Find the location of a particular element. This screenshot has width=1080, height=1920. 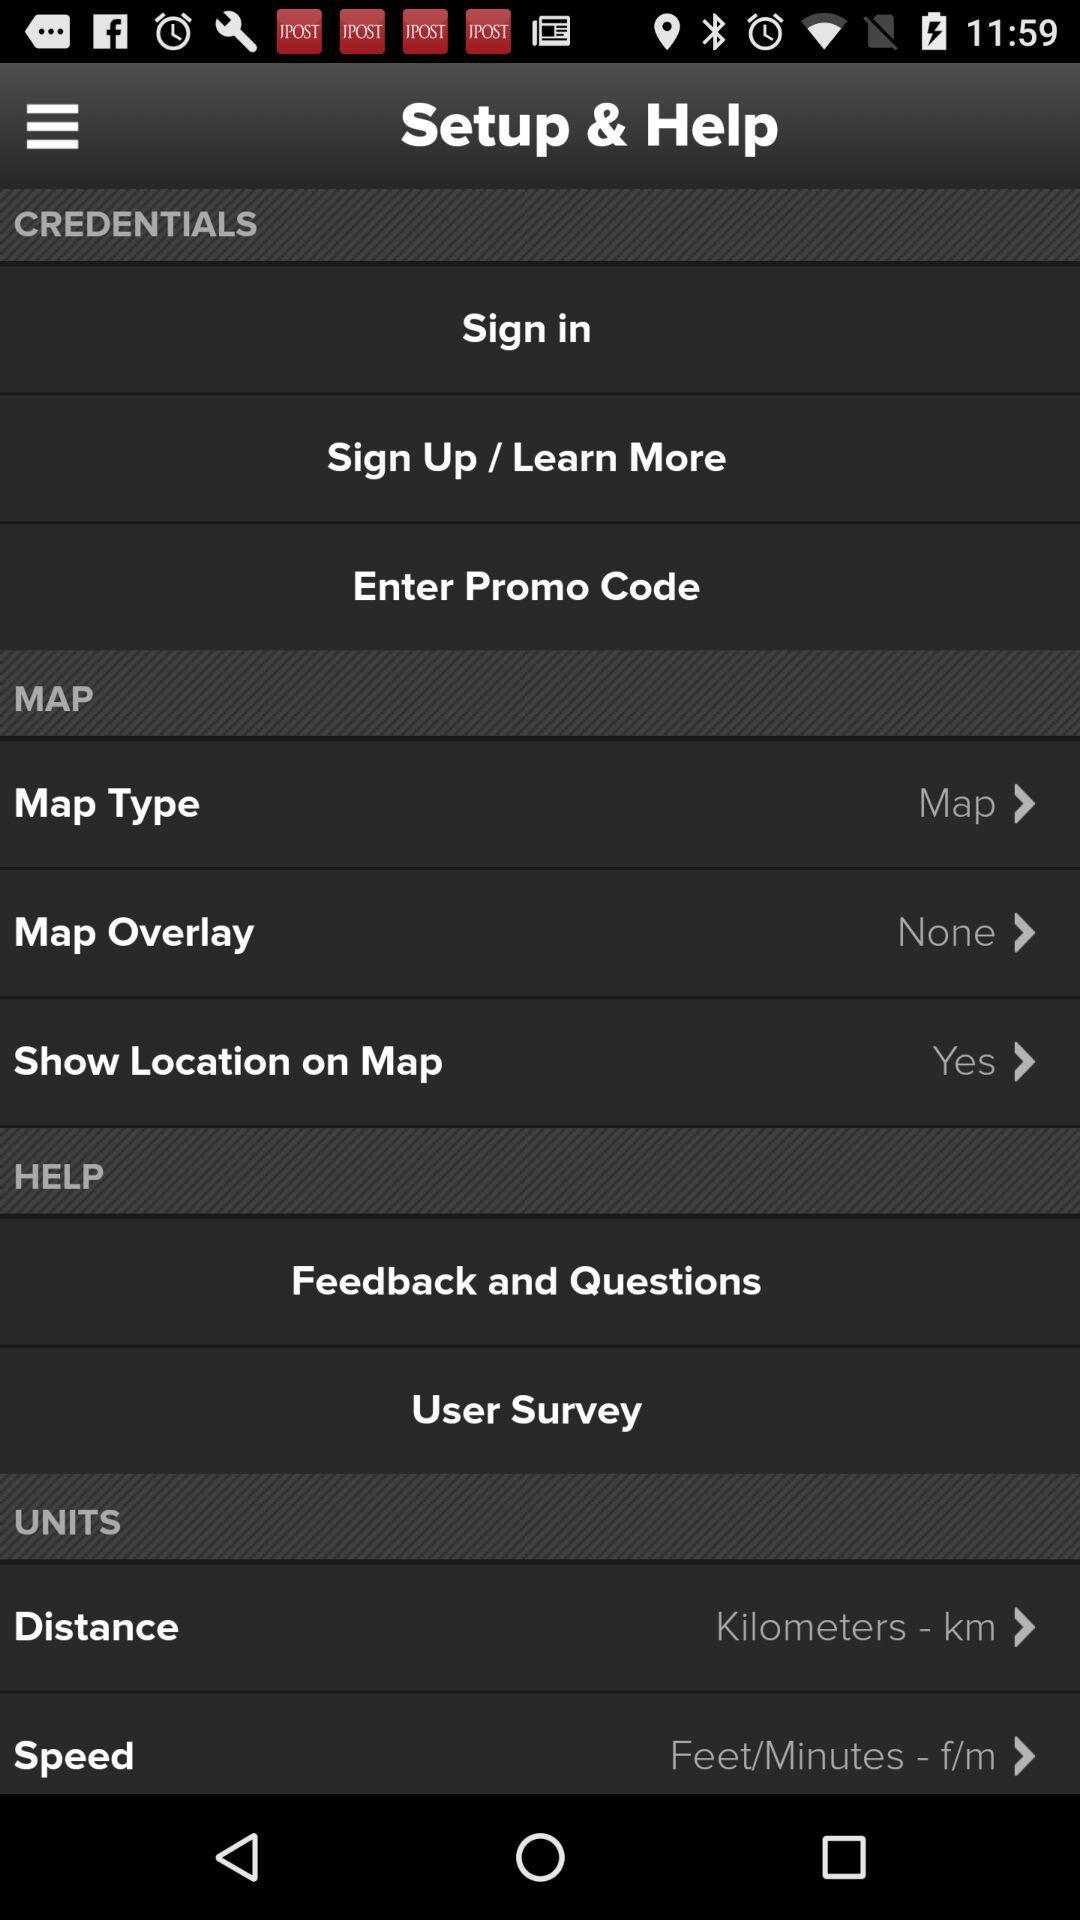

the sign in is located at coordinates (540, 329).